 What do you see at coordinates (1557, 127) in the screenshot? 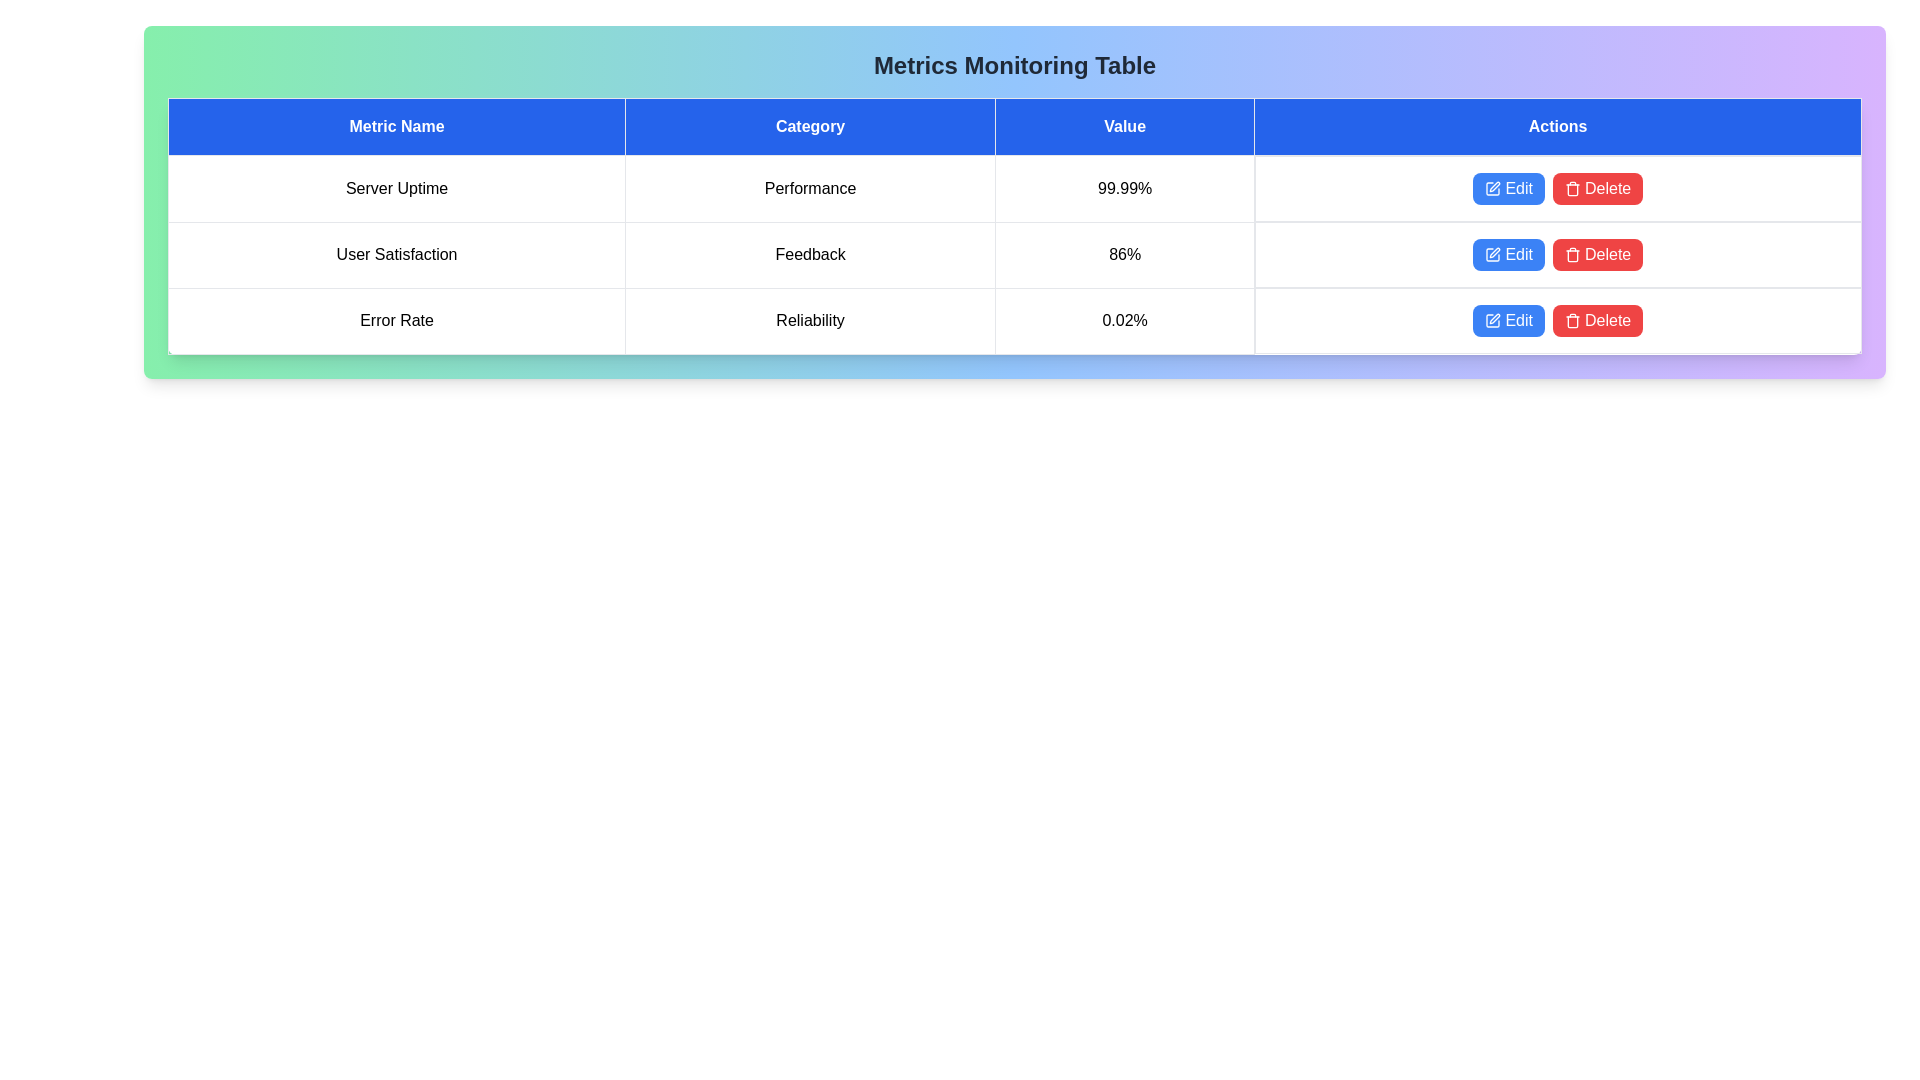
I see `the table header Actions to sort or interact with it` at bounding box center [1557, 127].